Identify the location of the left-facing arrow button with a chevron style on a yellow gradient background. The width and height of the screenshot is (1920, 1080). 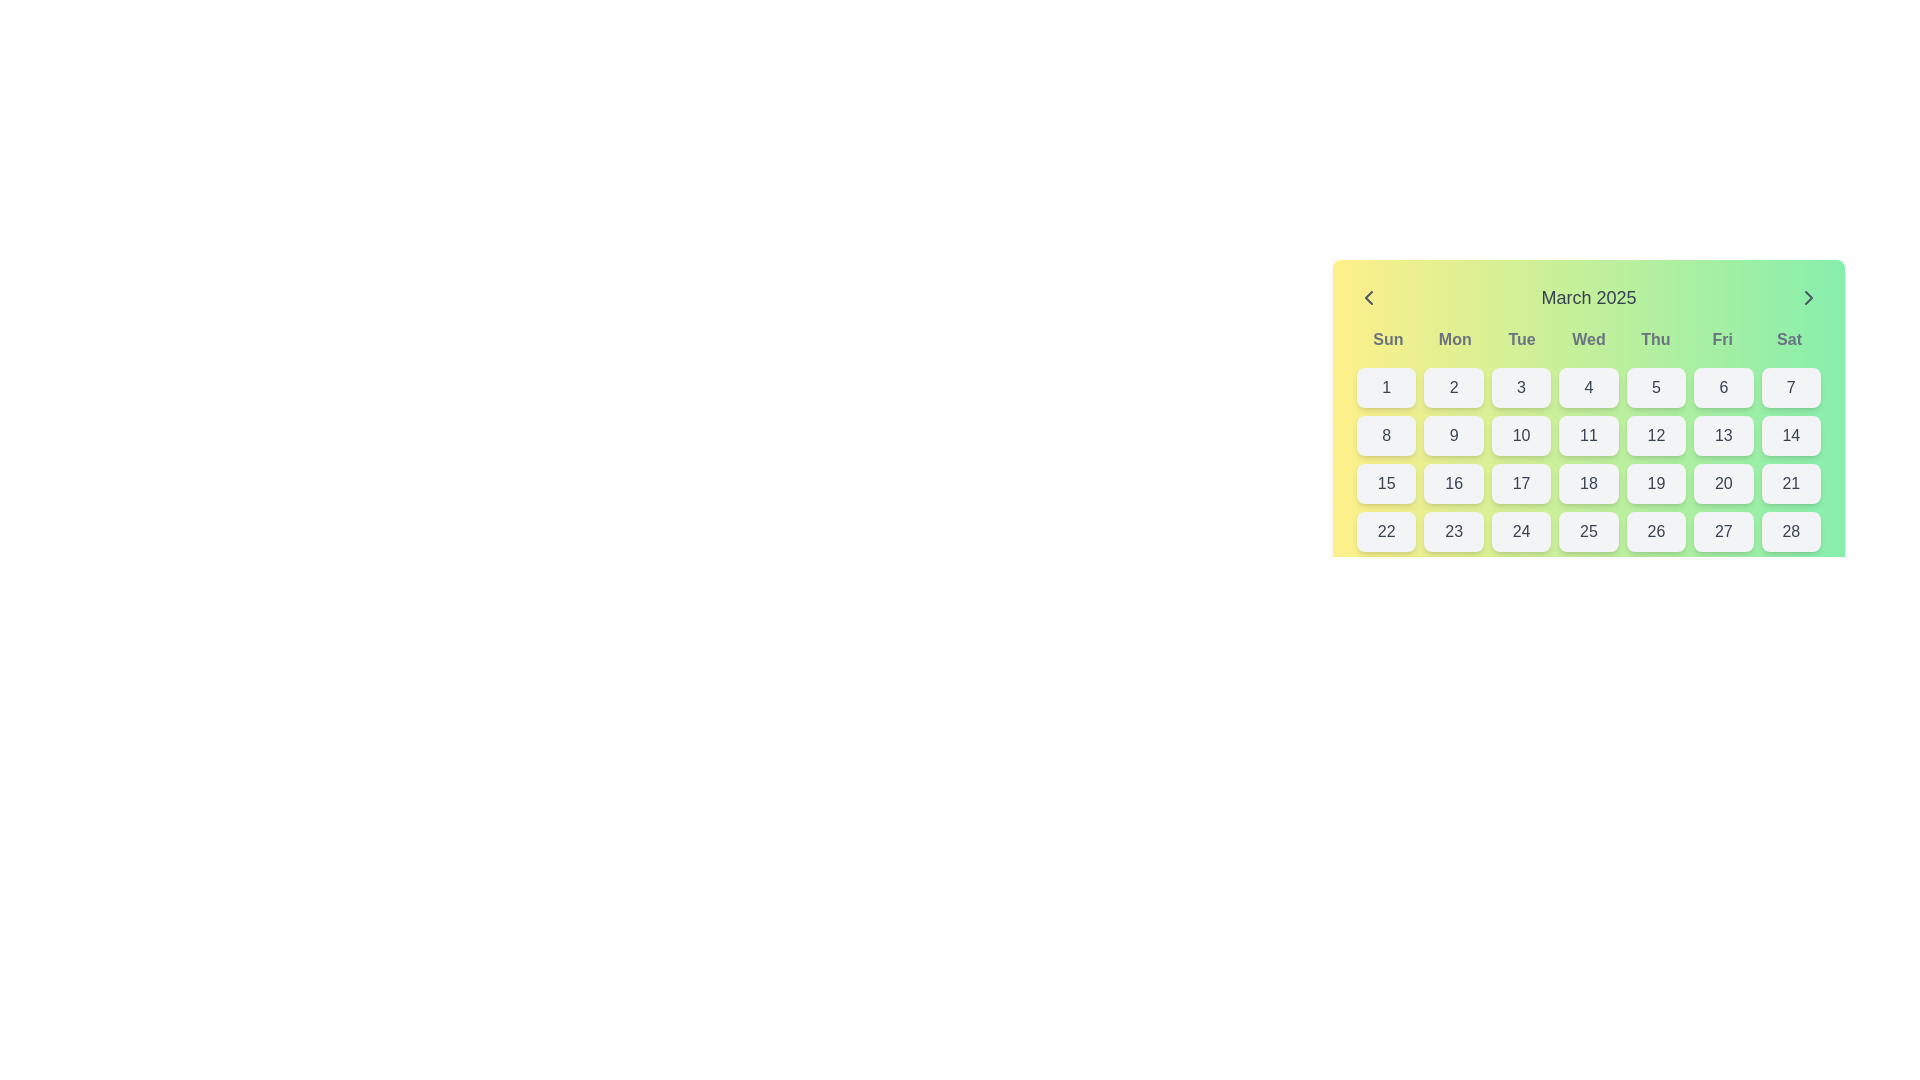
(1367, 297).